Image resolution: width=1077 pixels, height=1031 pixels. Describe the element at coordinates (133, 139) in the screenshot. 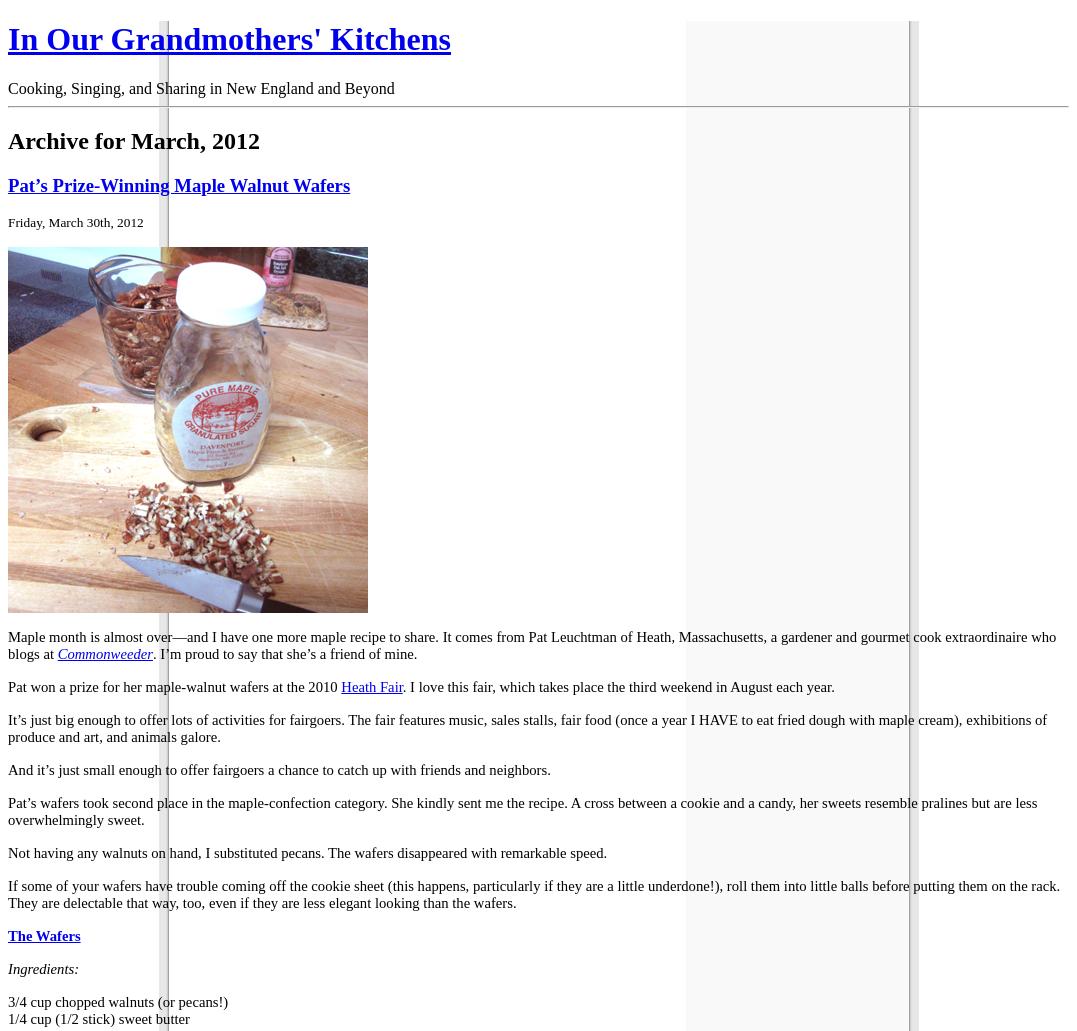

I see `'Archive for March, 2012'` at that location.